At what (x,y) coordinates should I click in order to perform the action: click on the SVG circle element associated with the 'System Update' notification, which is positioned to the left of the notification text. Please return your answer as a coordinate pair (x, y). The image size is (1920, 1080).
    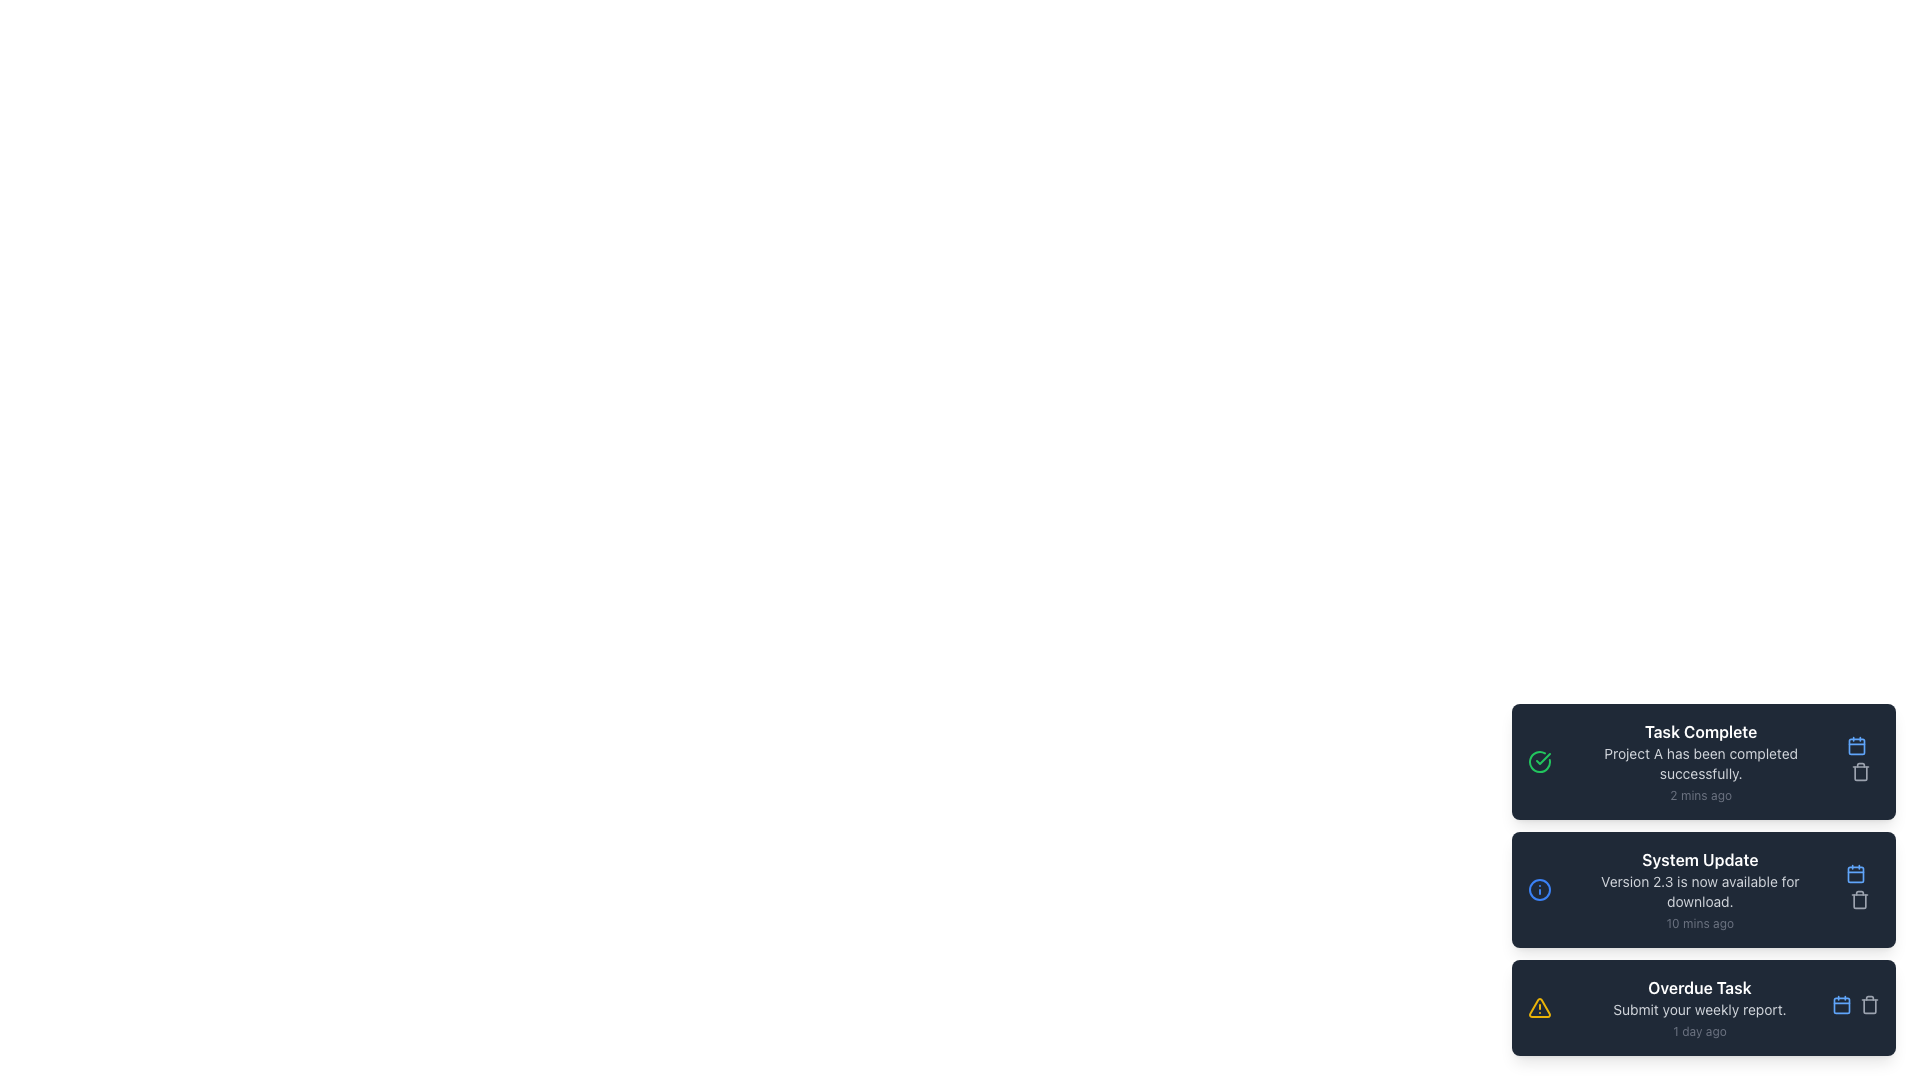
    Looking at the image, I should click on (1539, 889).